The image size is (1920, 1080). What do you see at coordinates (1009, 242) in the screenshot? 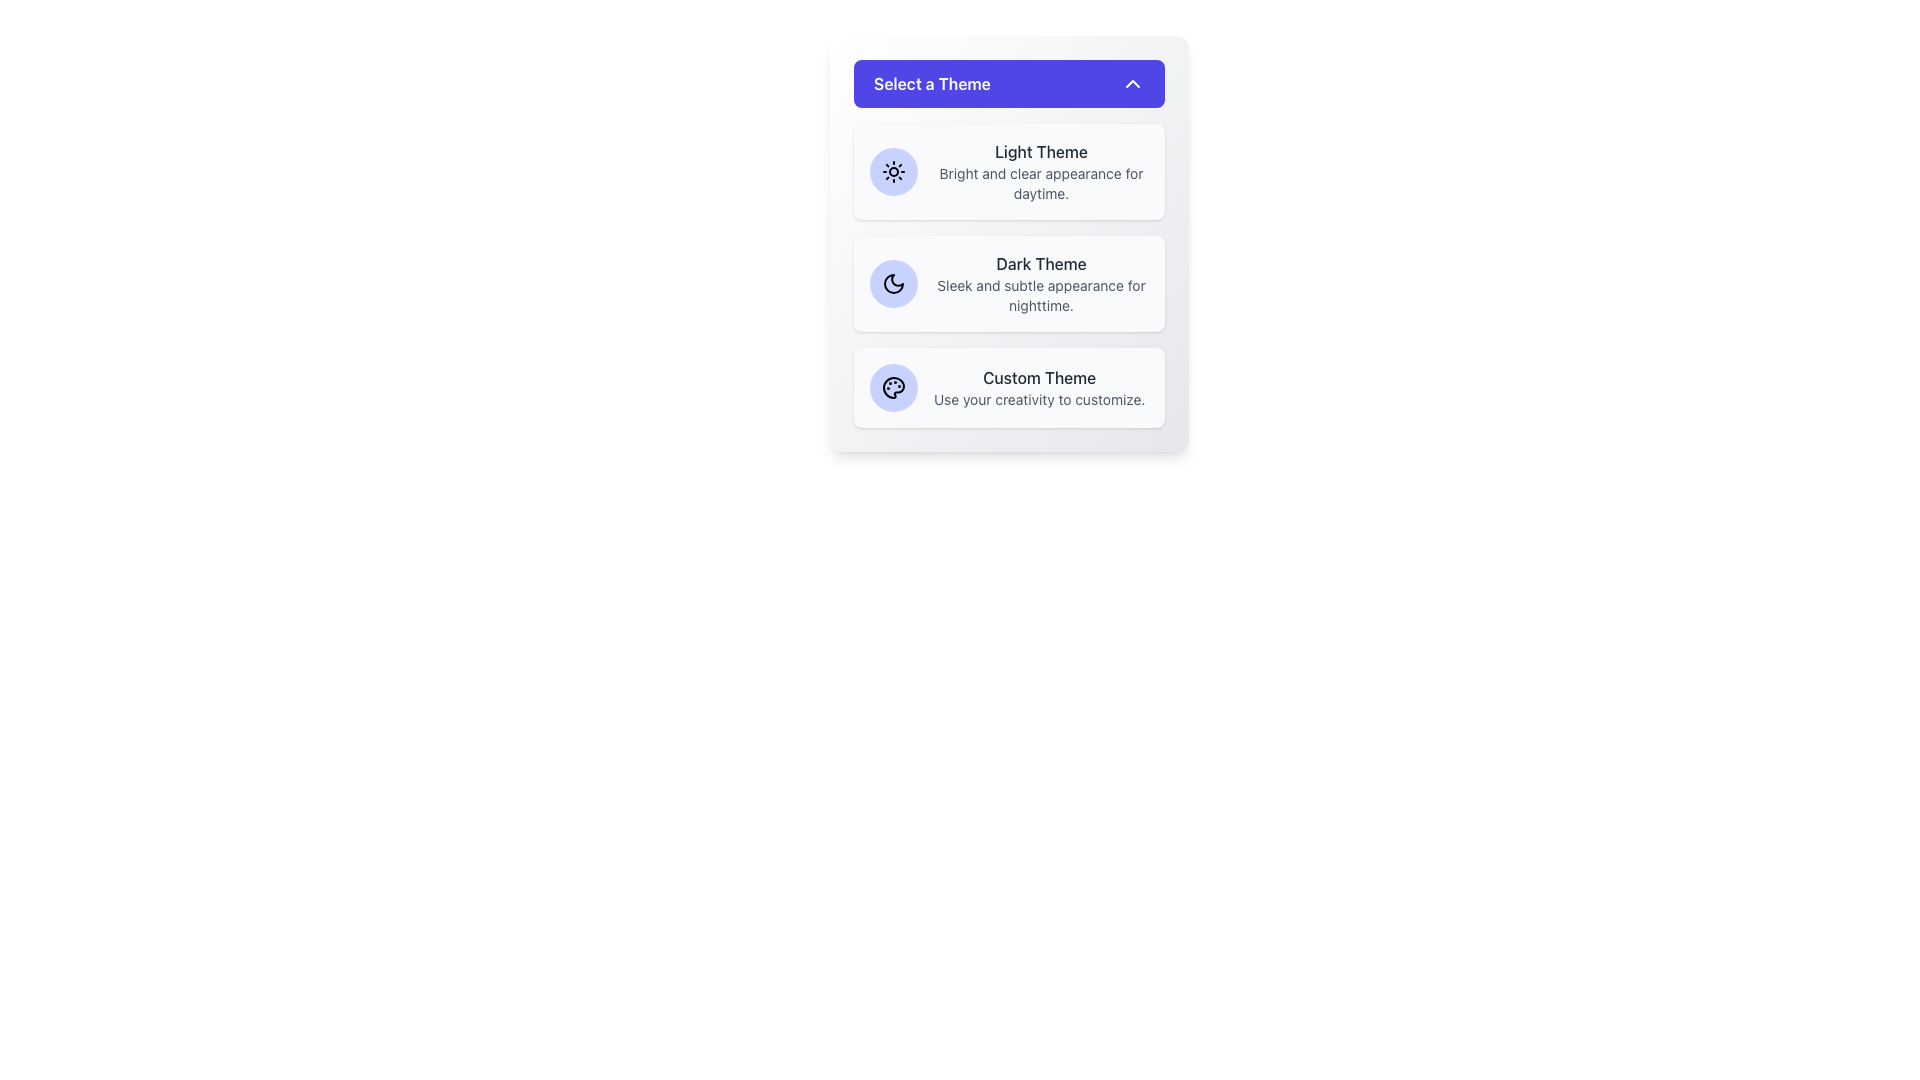
I see `the 'Dark Theme' clickable list item` at bounding box center [1009, 242].